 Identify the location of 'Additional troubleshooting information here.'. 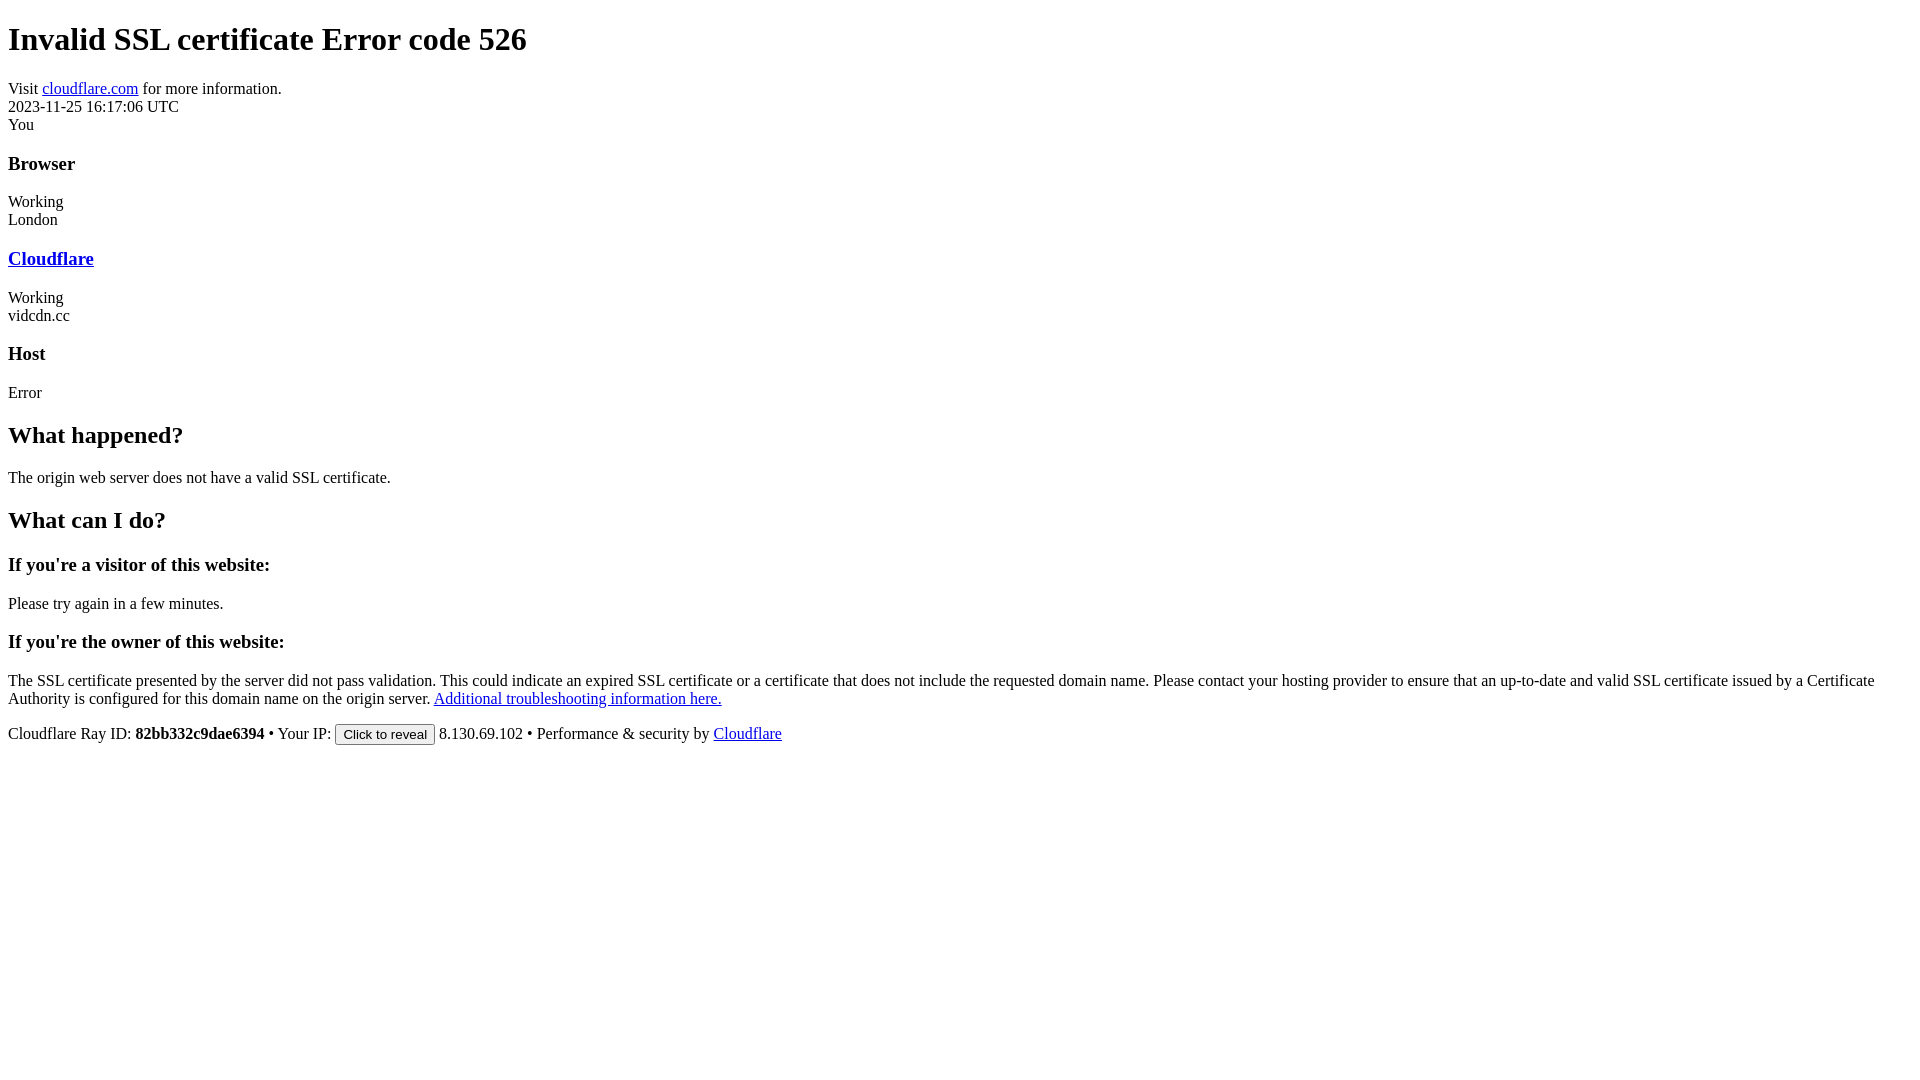
(576, 697).